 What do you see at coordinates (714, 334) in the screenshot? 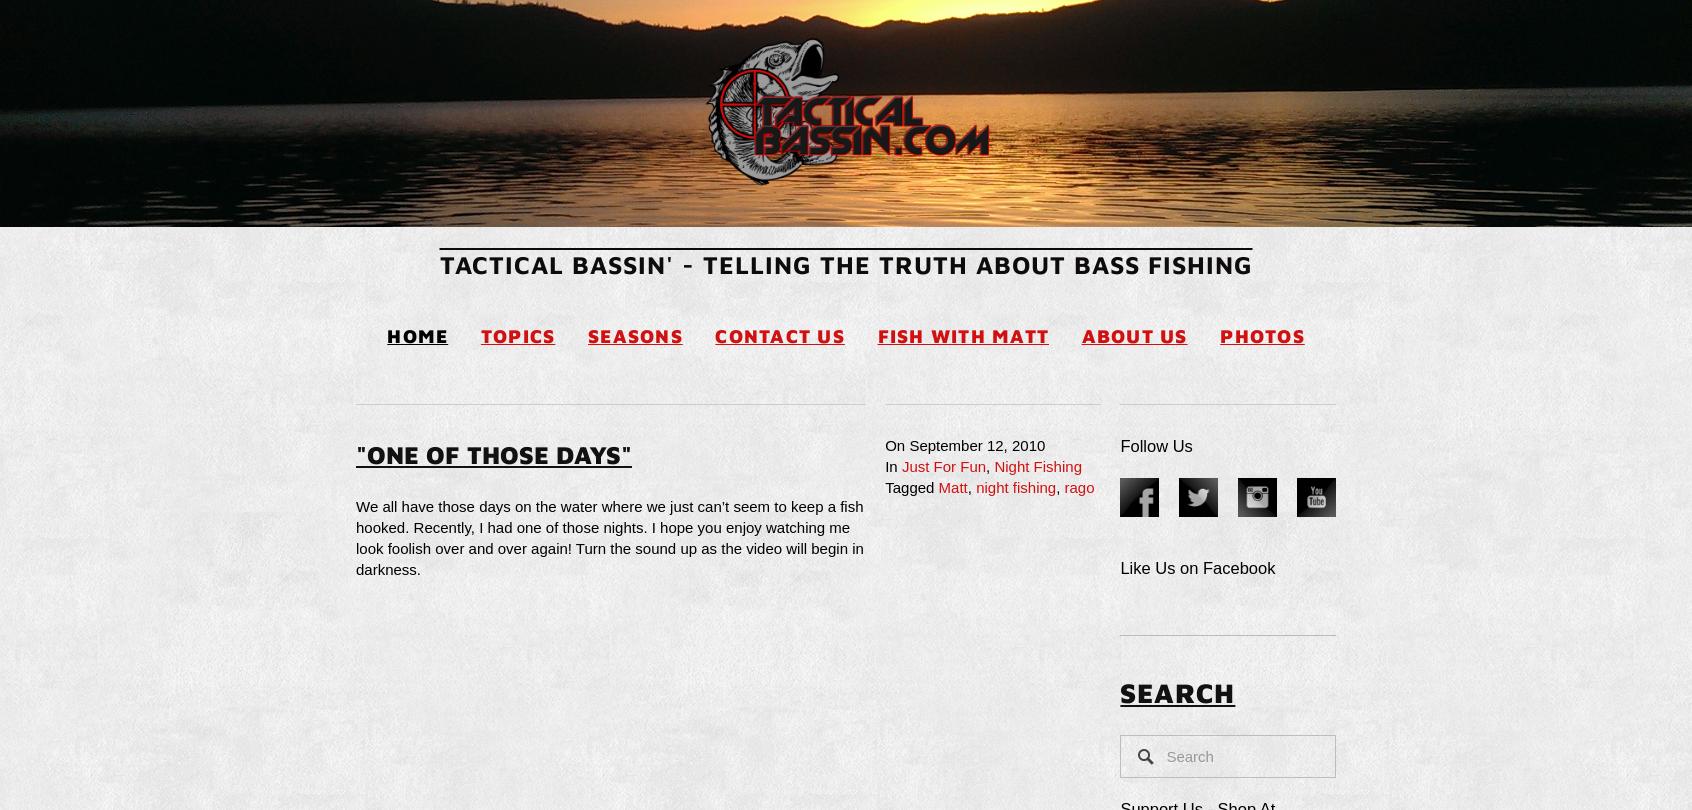
I see `'Contact Us'` at bounding box center [714, 334].